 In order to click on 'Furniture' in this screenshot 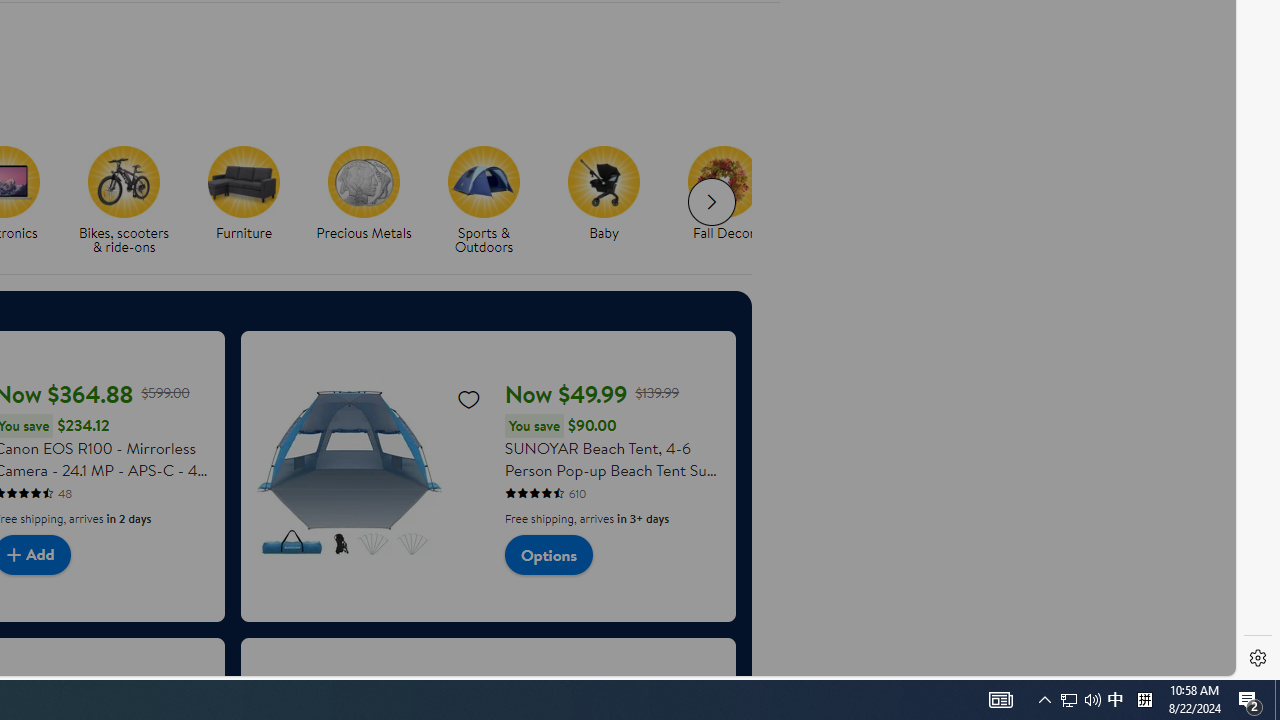, I will do `click(251, 201)`.